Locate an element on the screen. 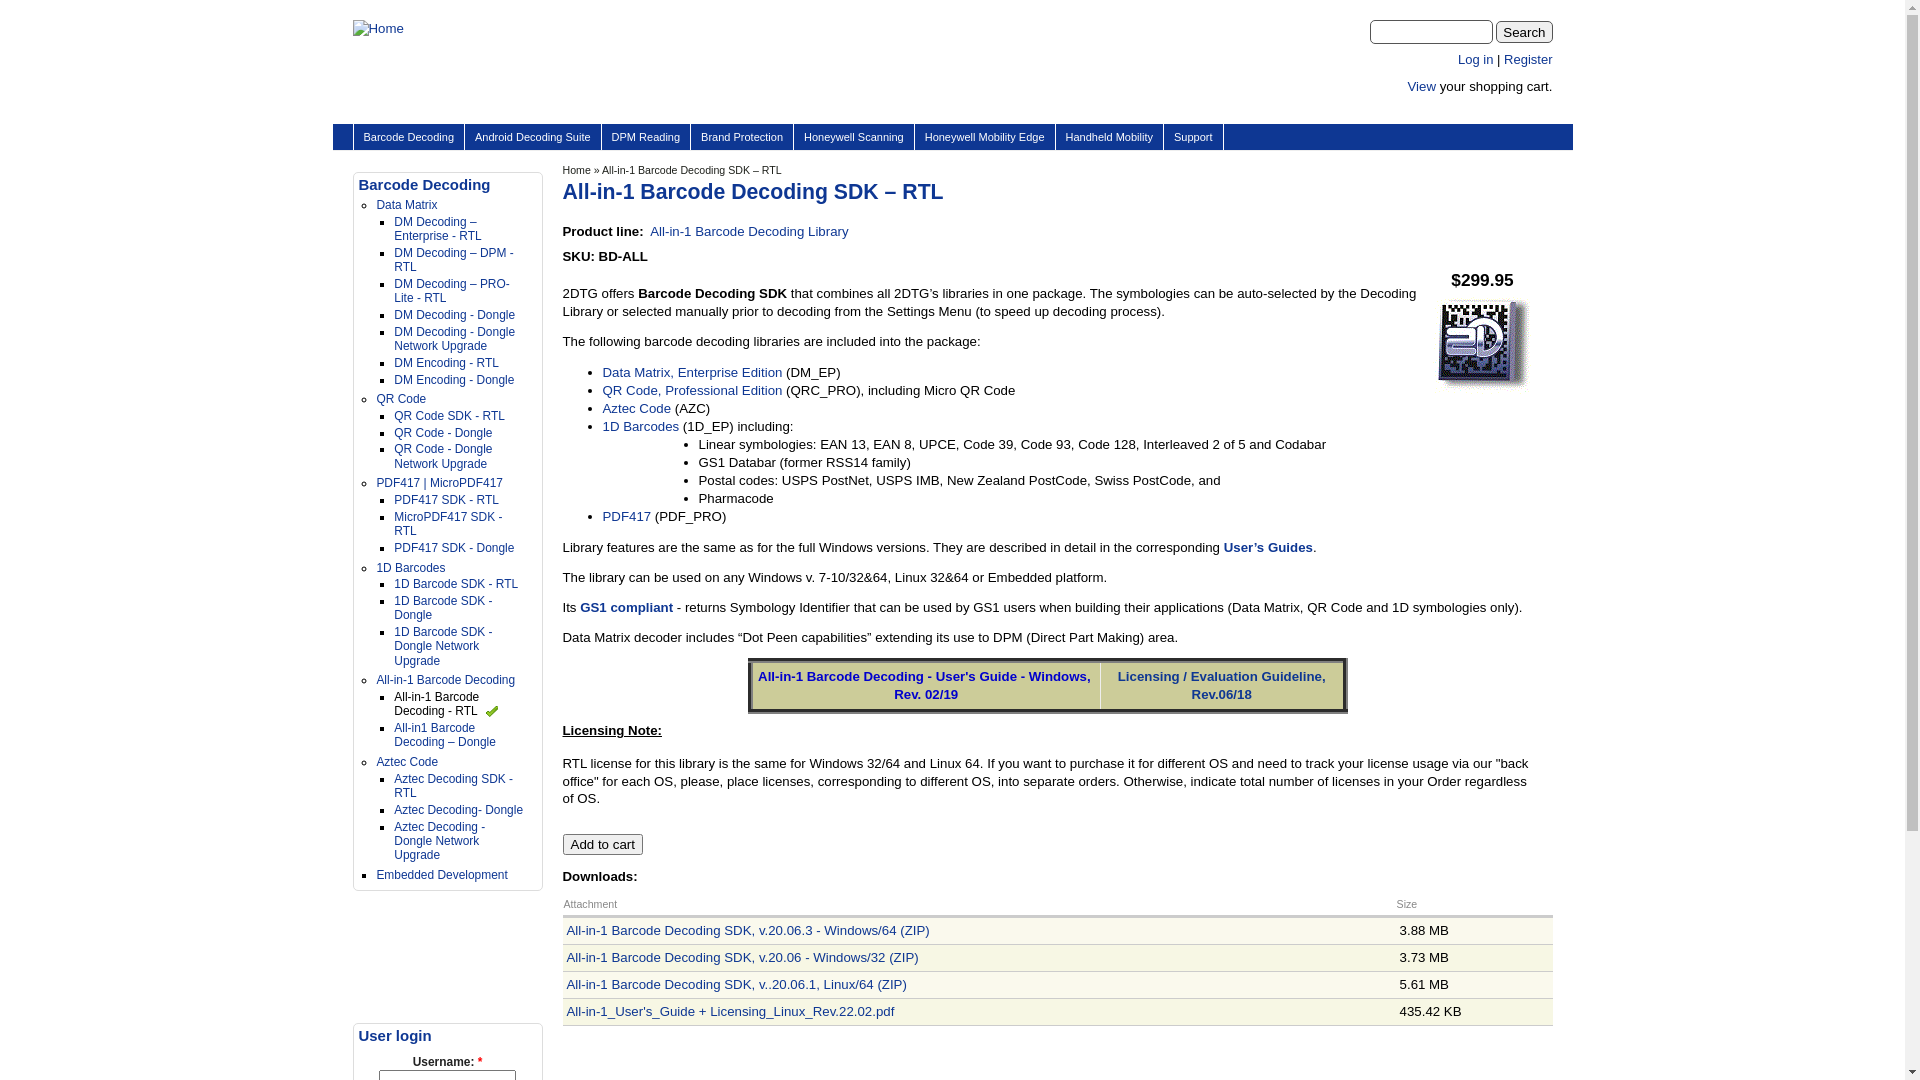  'Add to cart' is located at coordinates (600, 844).